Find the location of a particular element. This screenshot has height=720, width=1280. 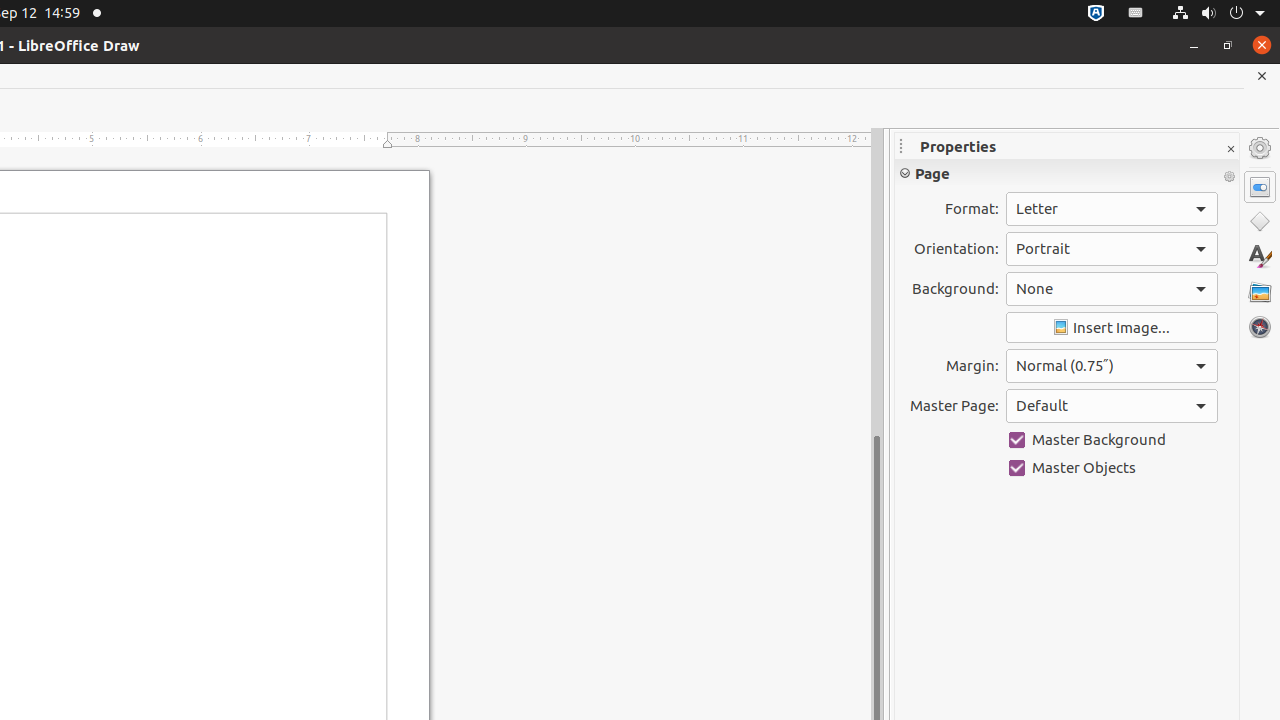

':1.21/StatusNotifierItem' is located at coordinates (1136, 13).